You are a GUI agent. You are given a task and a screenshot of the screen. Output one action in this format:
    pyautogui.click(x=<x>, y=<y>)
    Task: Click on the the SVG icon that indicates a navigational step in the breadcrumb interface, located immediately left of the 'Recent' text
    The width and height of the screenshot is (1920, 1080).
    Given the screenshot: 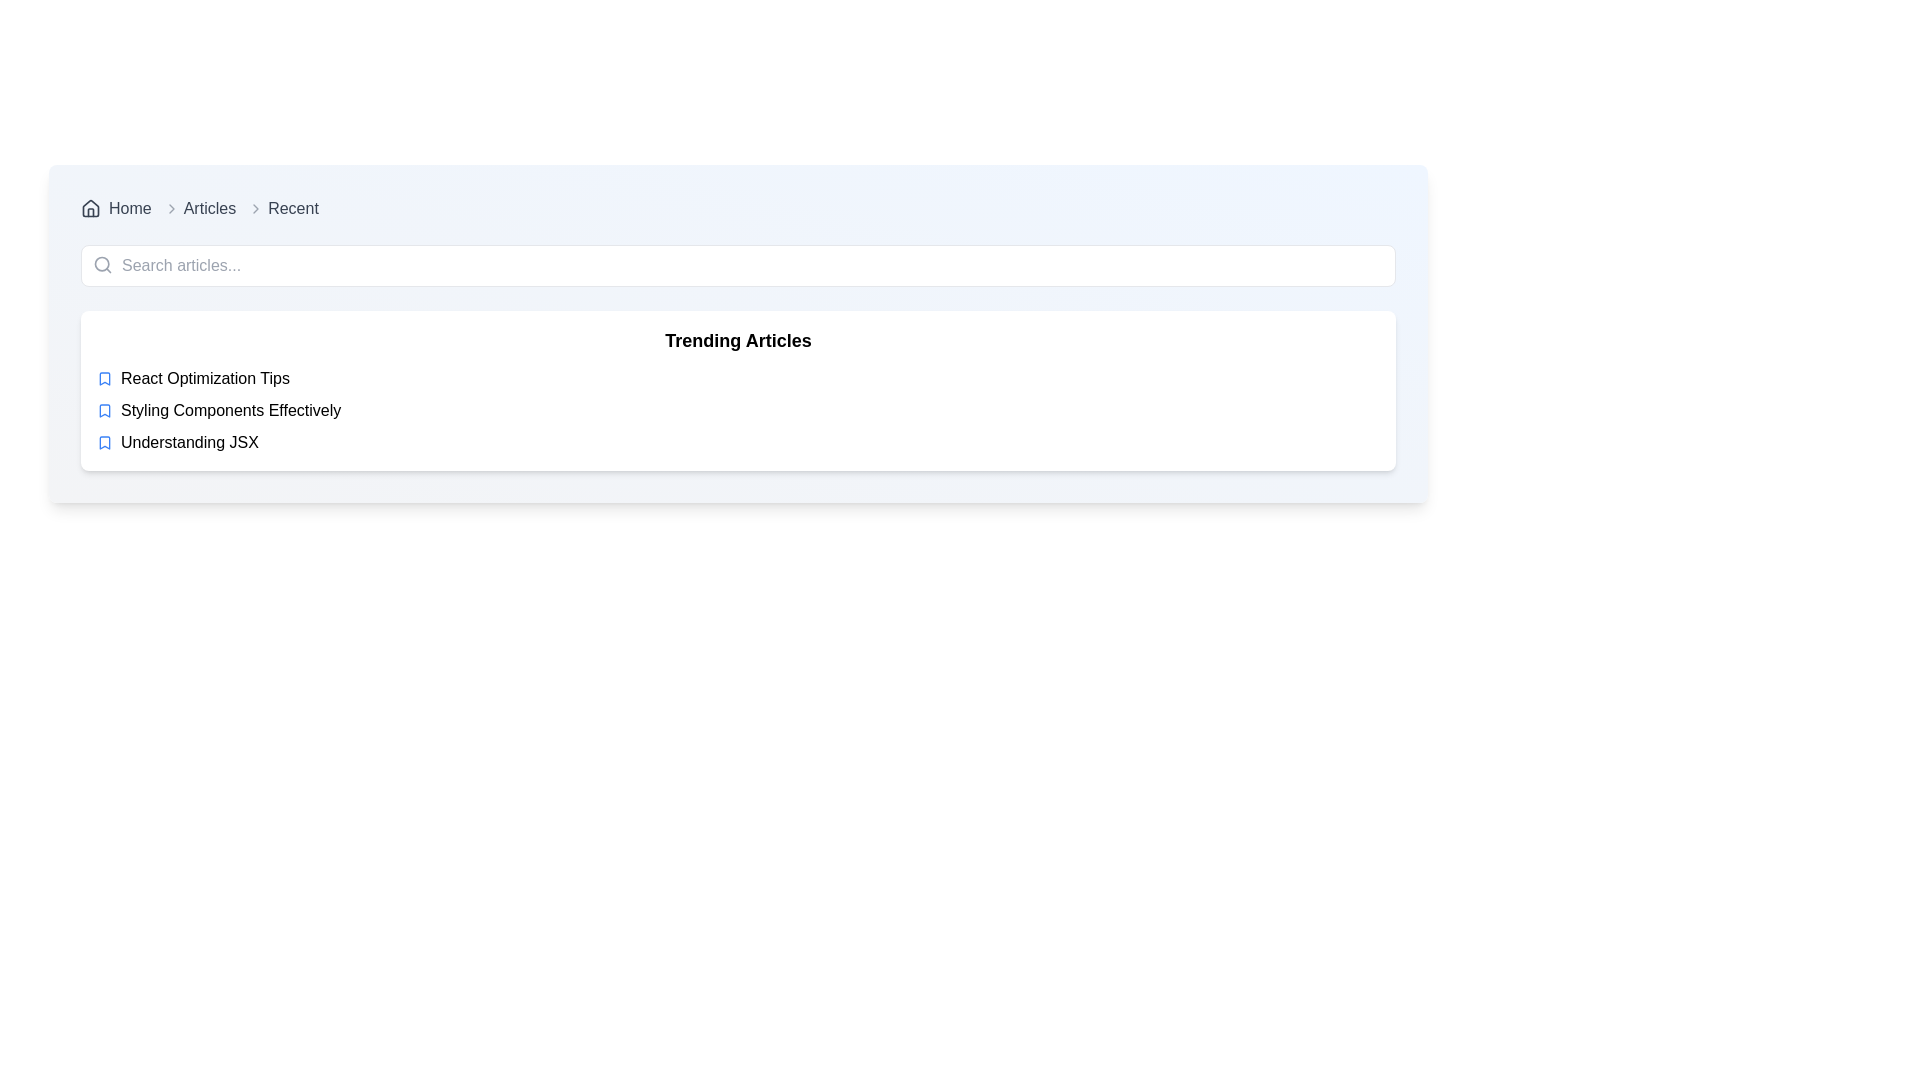 What is the action you would take?
    pyautogui.click(x=255, y=208)
    